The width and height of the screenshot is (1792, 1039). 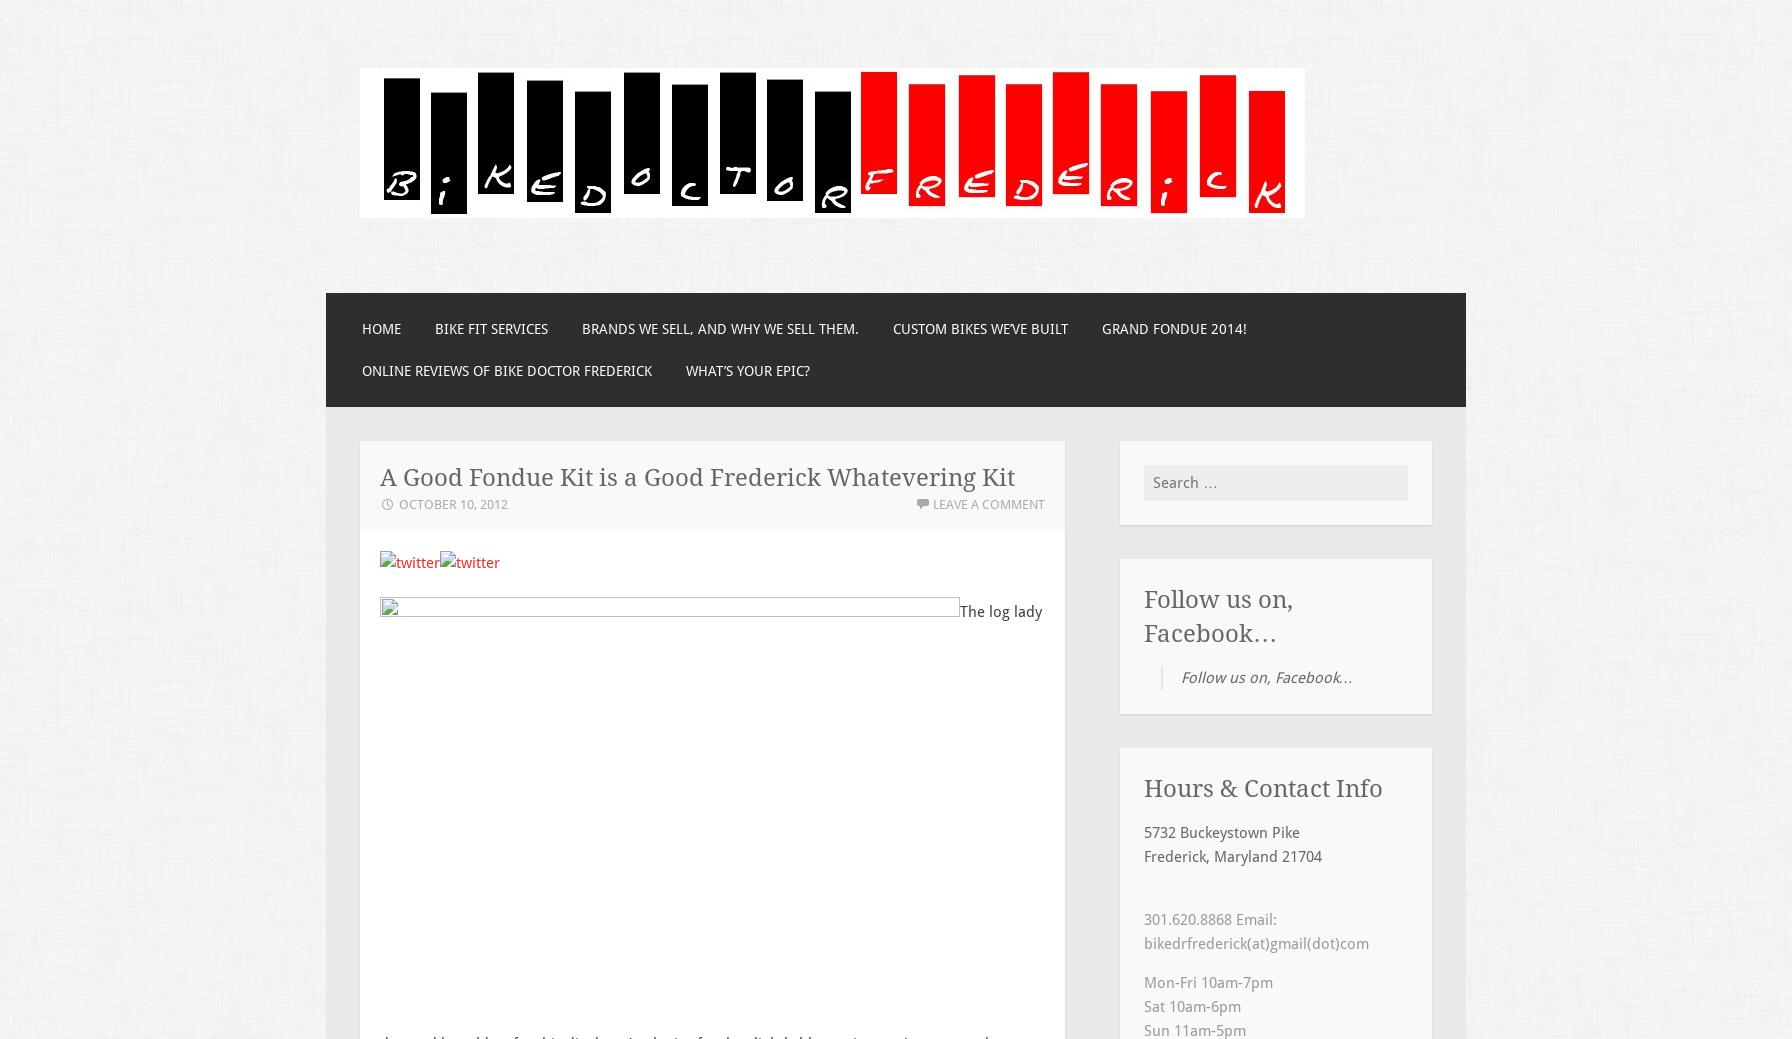 I want to click on 'A Good Fondue Kit is a Good Frederick Whatevering Kit', so click(x=697, y=476).